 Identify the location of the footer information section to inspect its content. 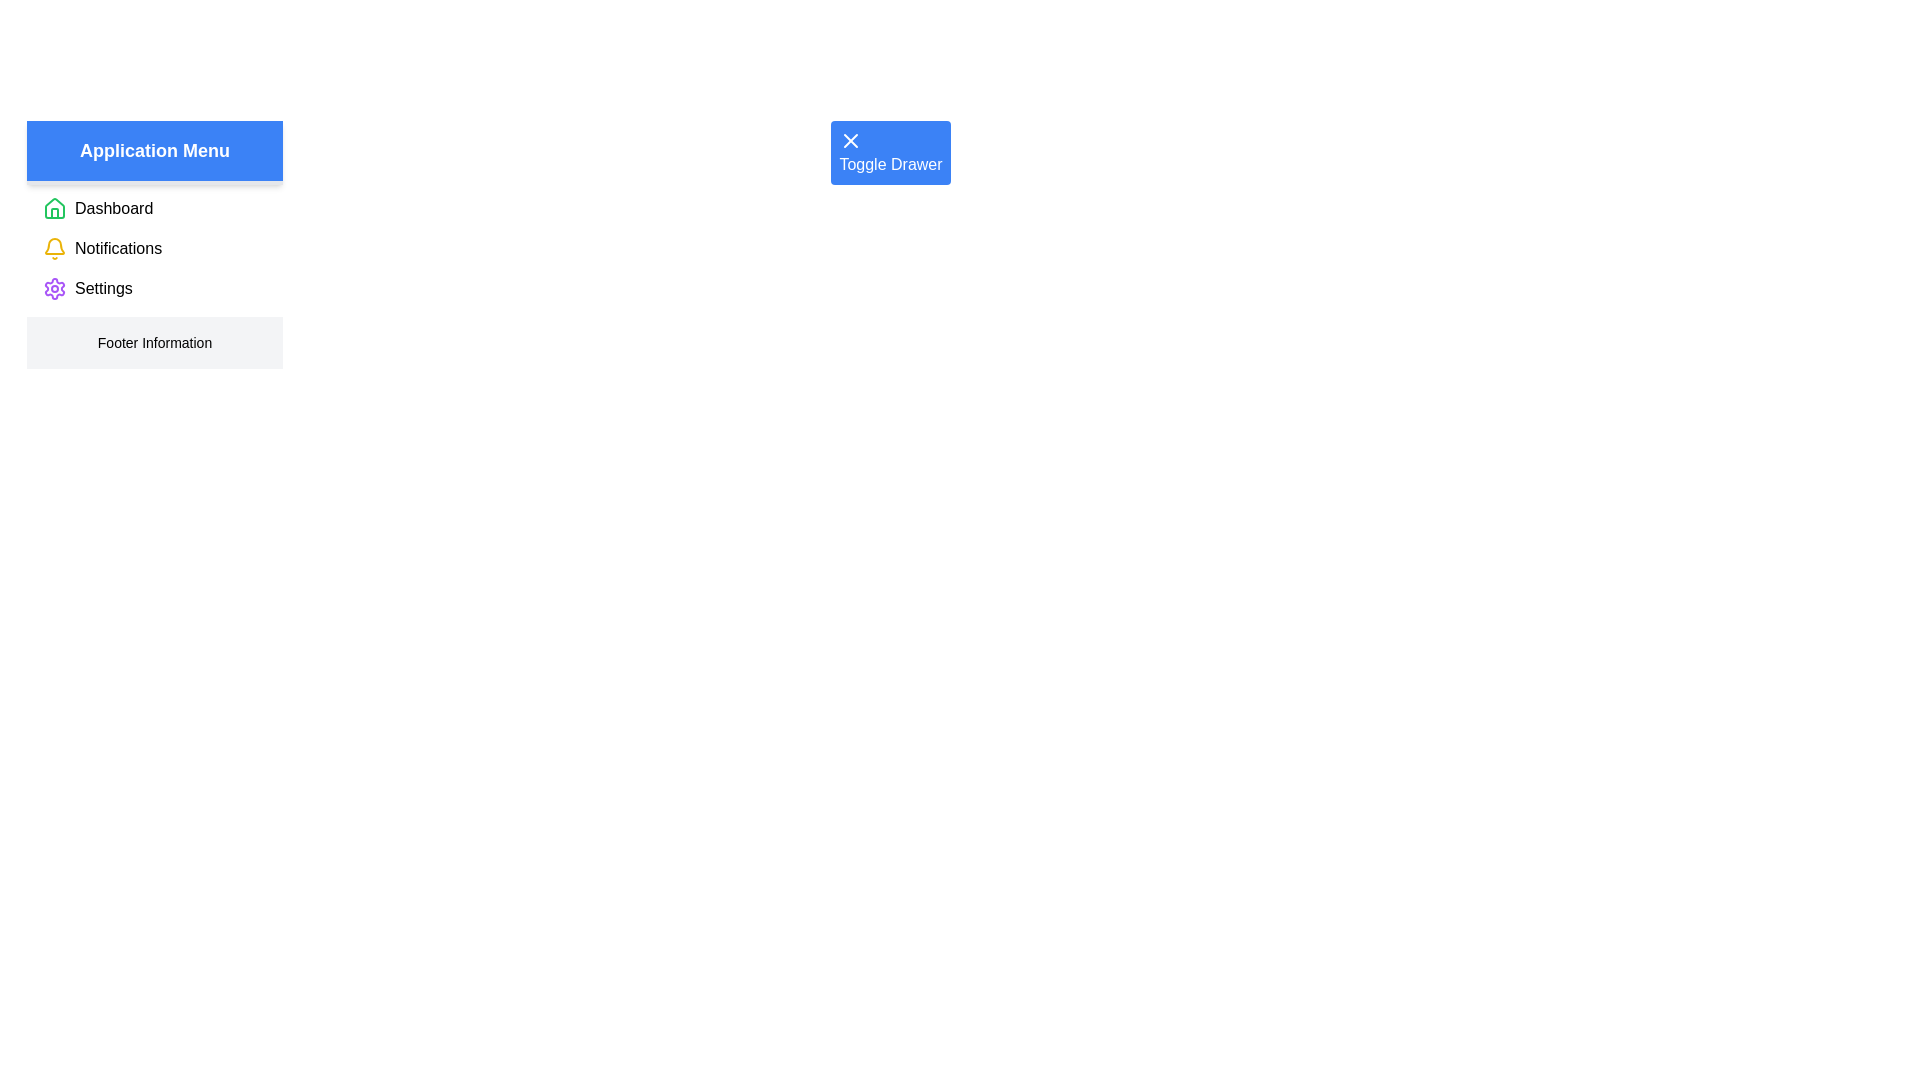
(153, 342).